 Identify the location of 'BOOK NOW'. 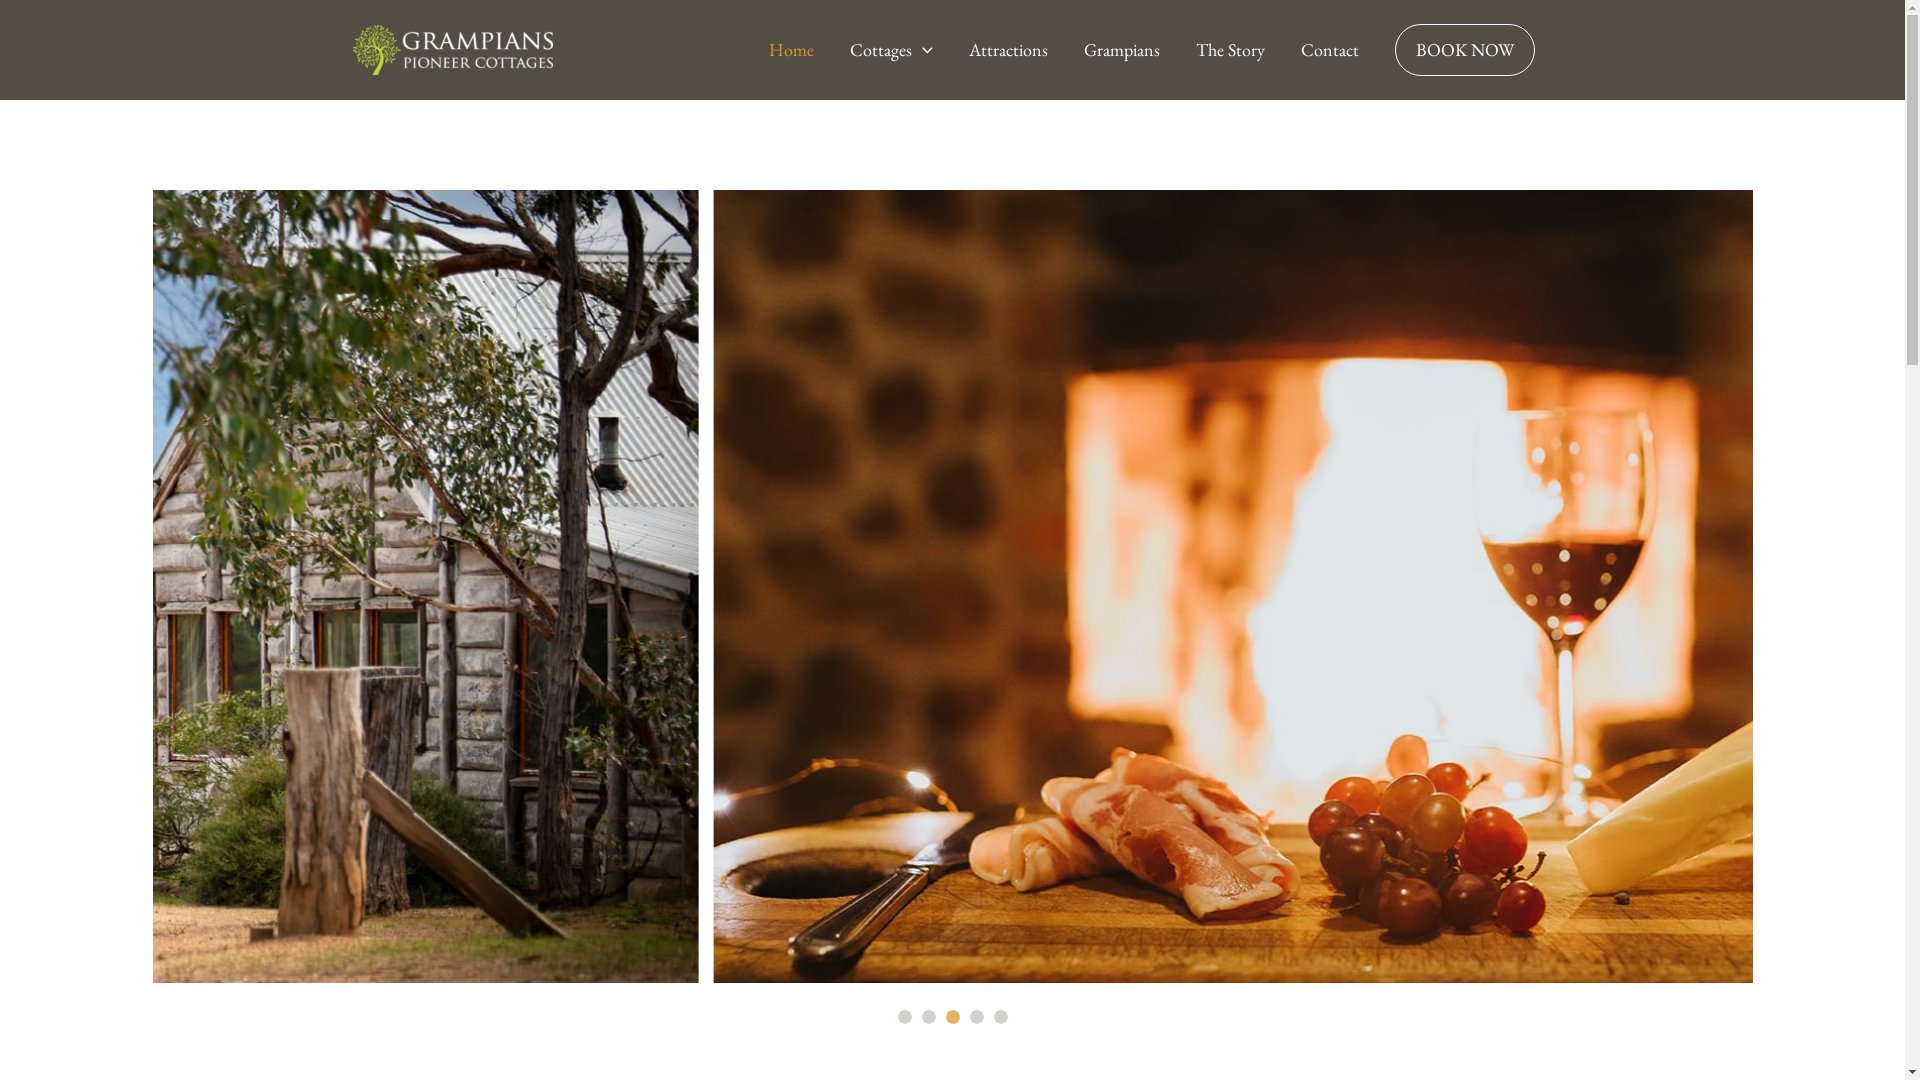
(1375, 49).